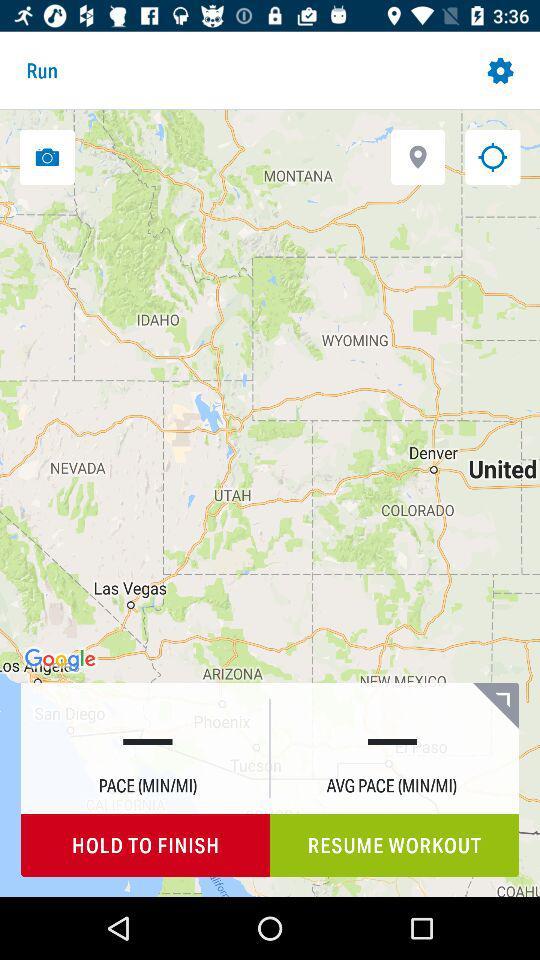 The width and height of the screenshot is (540, 960). What do you see at coordinates (494, 705) in the screenshot?
I see `the icon above the resume workout item` at bounding box center [494, 705].